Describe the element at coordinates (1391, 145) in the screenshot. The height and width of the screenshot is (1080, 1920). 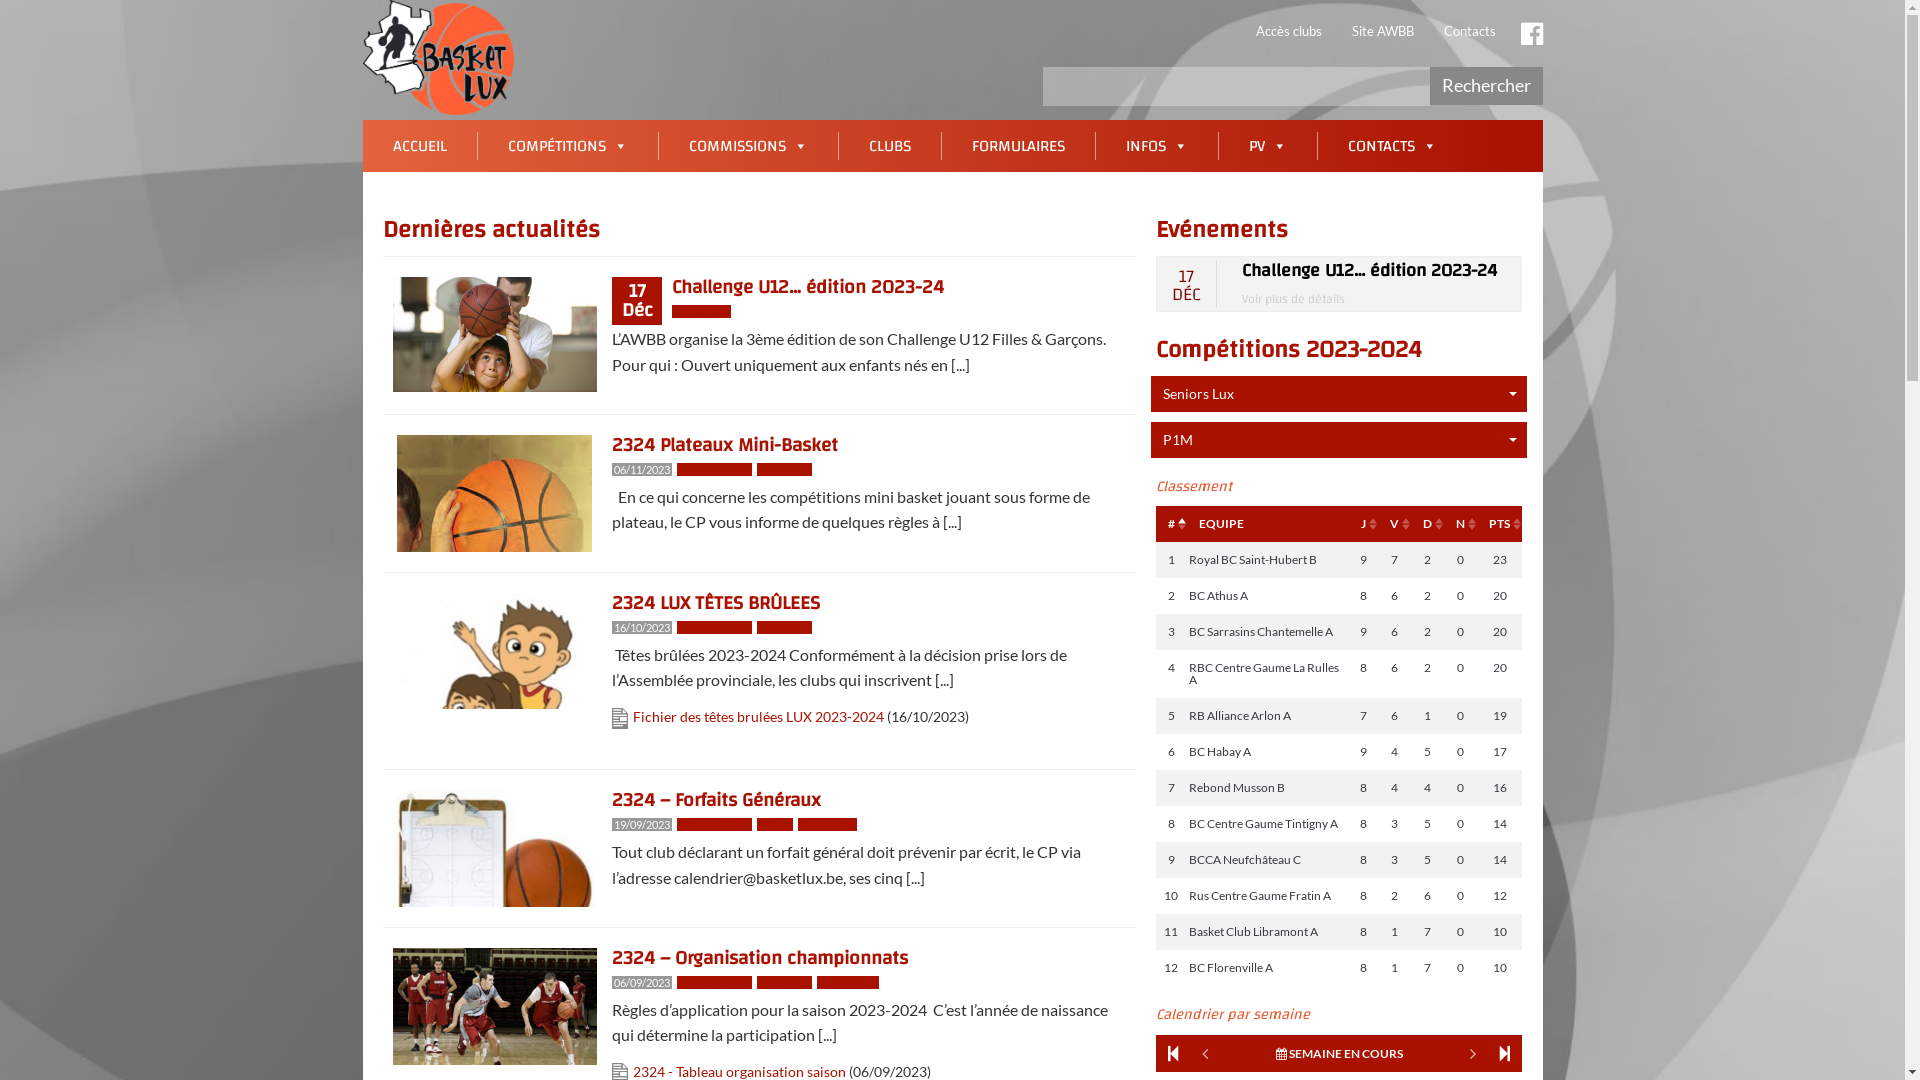
I see `'CONTACTS'` at that location.